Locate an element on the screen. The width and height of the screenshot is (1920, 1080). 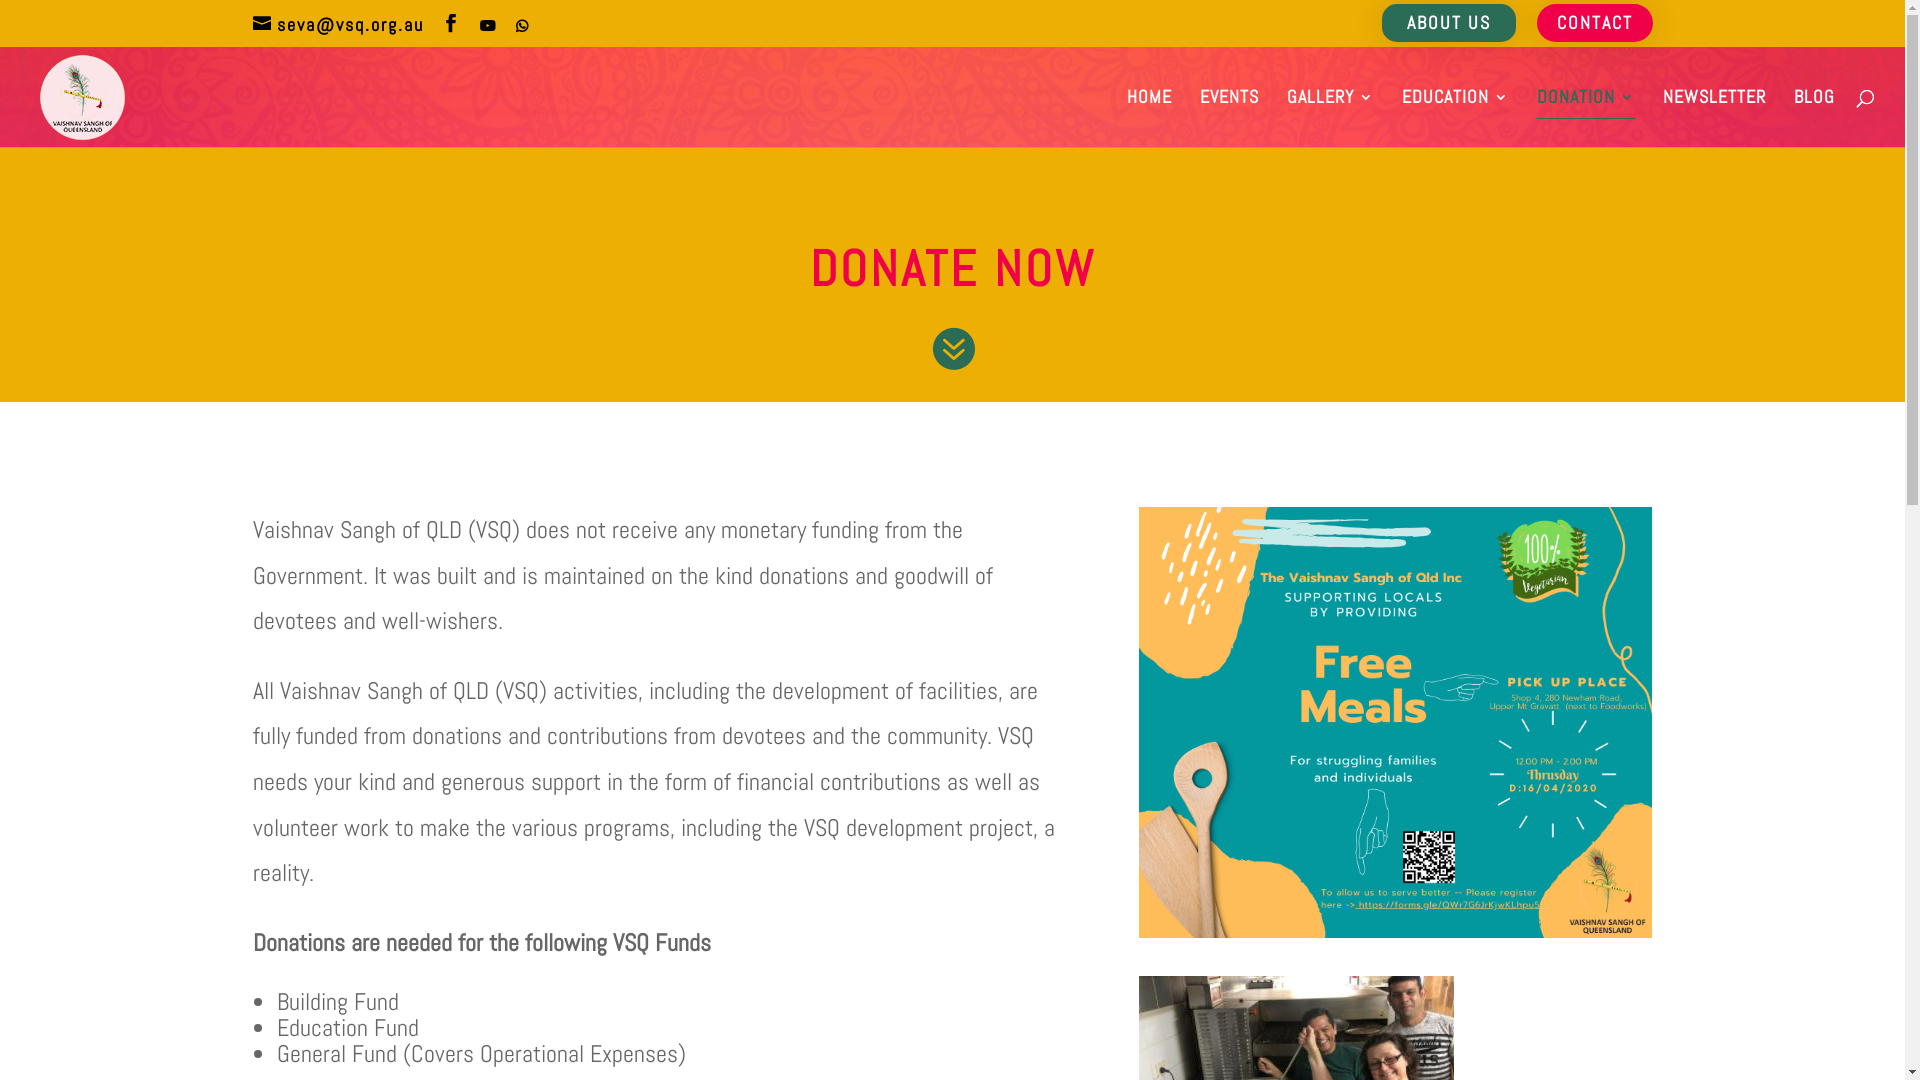
'HOME' is located at coordinates (1127, 118).